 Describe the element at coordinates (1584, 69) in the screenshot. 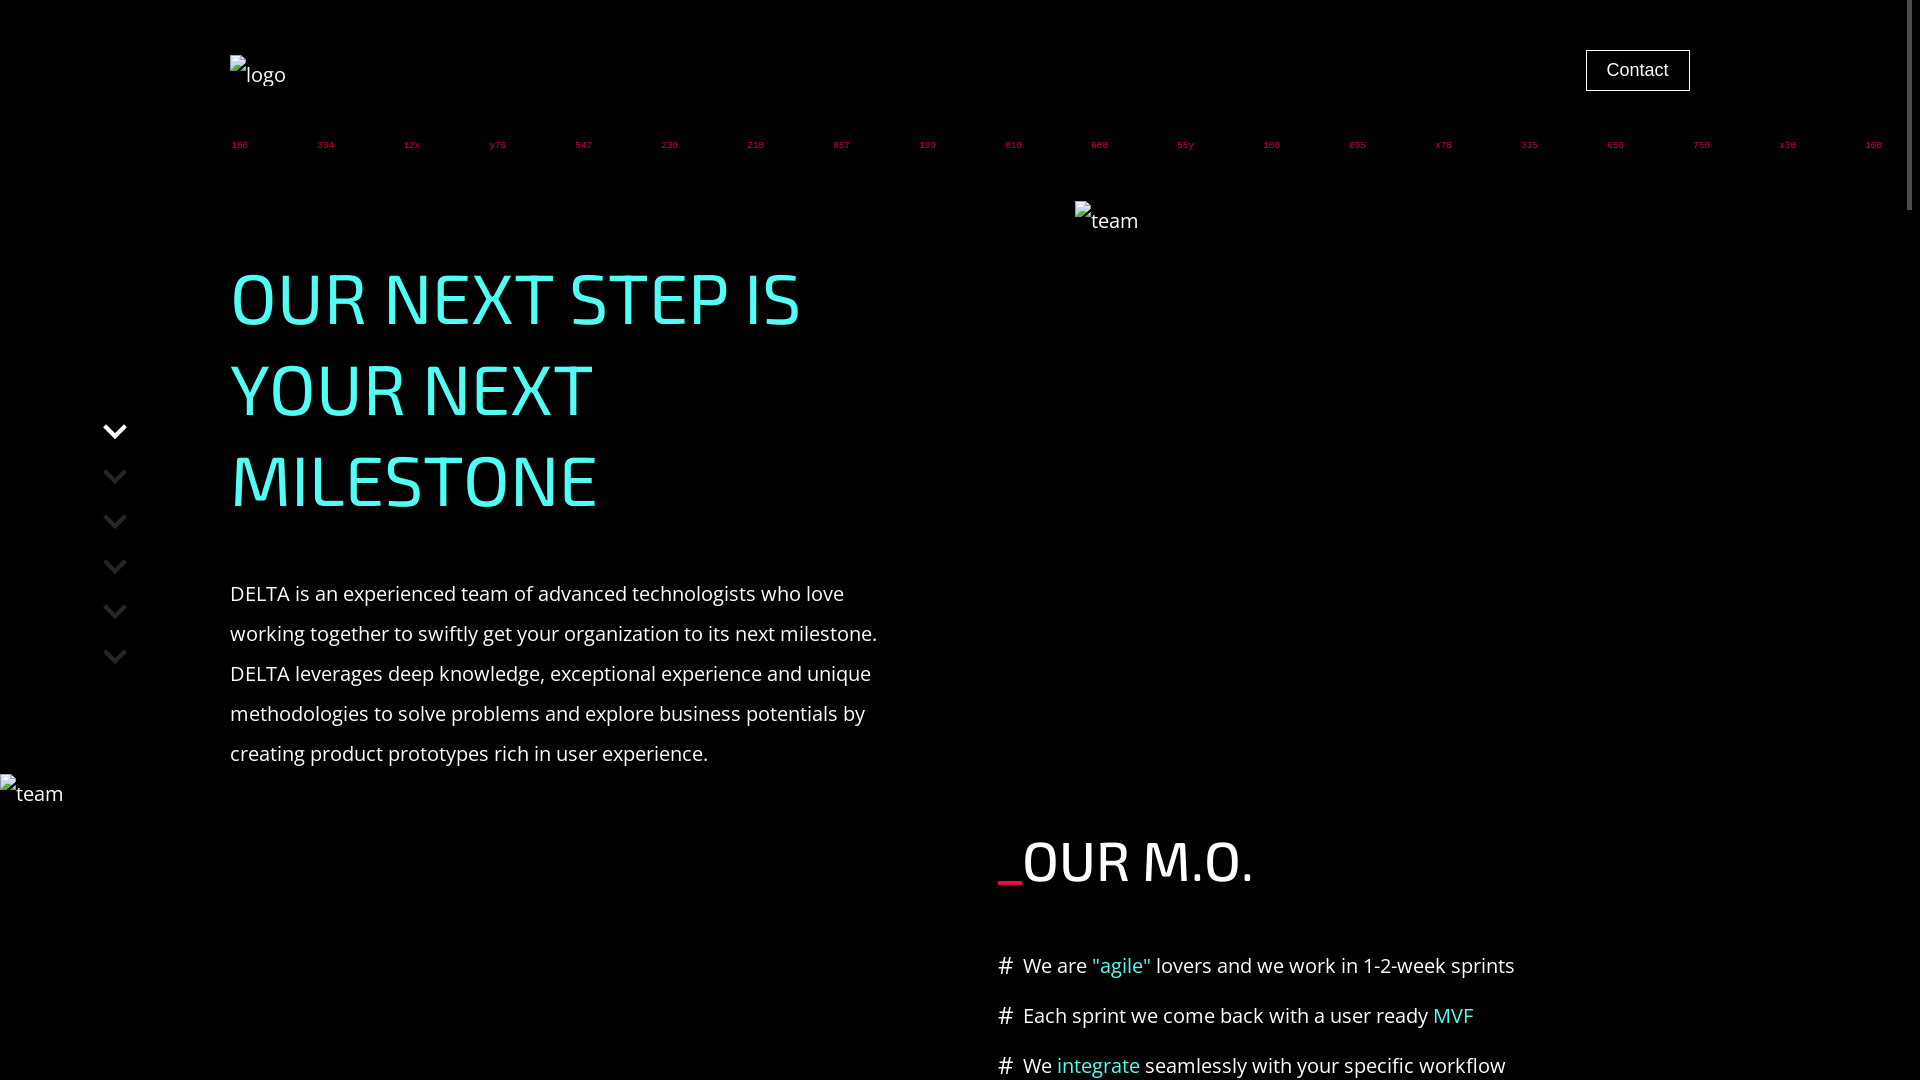

I see `'Contact'` at that location.